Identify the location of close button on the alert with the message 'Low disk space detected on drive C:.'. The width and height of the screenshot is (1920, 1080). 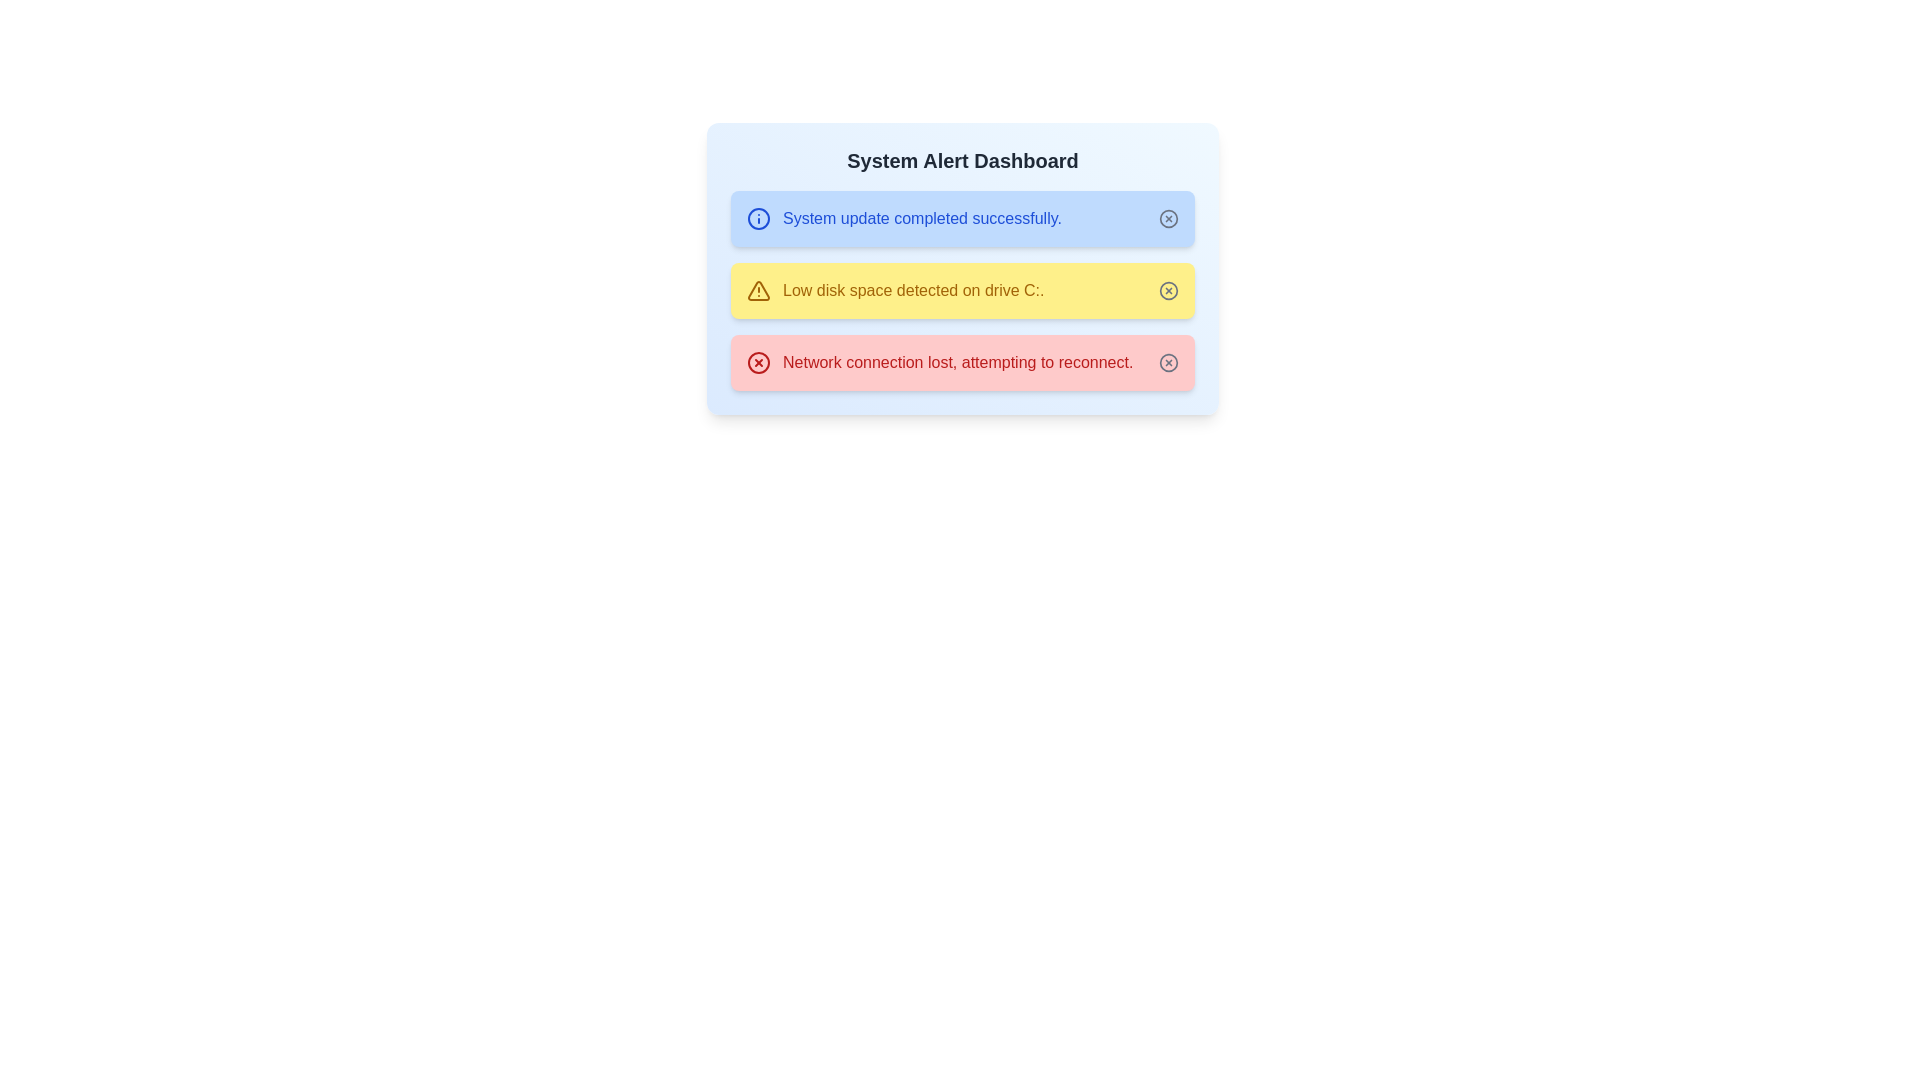
(1169, 290).